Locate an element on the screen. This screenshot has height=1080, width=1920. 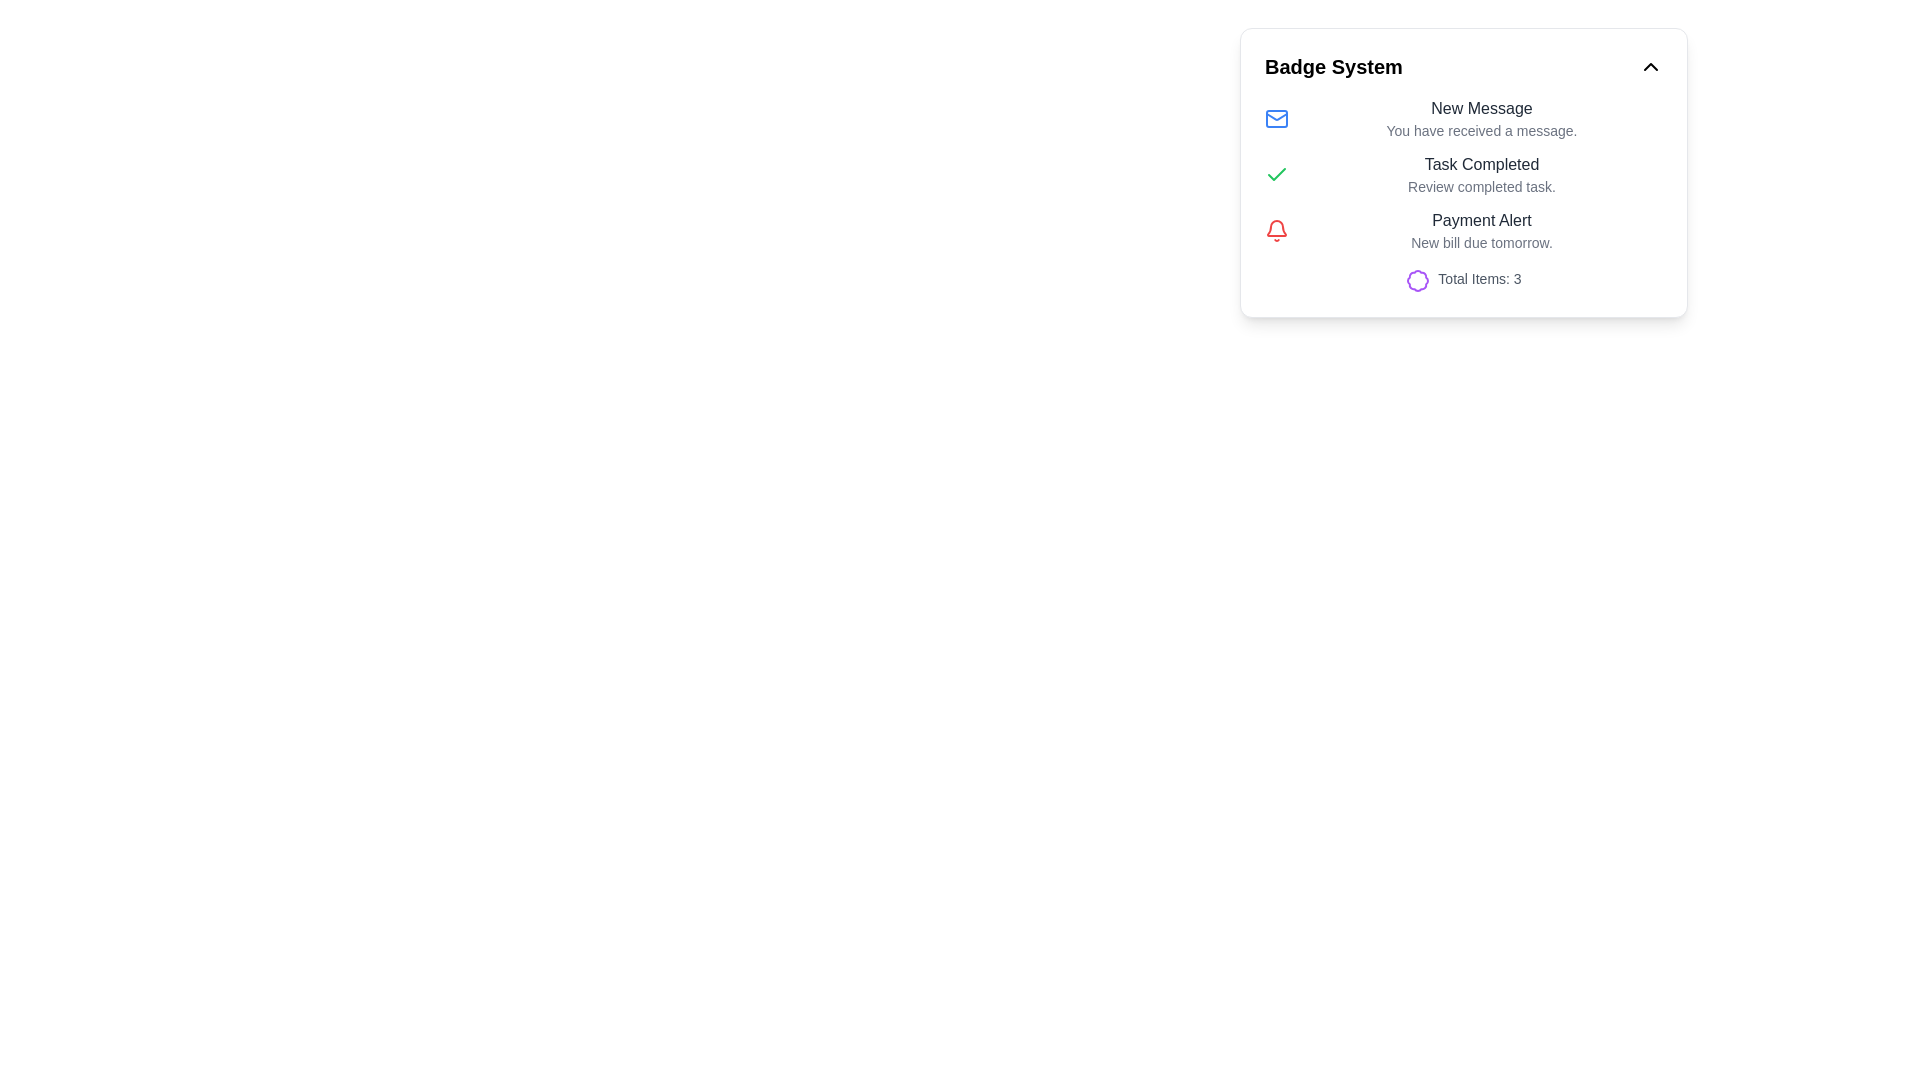
the dropdown toggle button located at the top-right corner of the 'Badge System' card is located at coordinates (1651, 65).